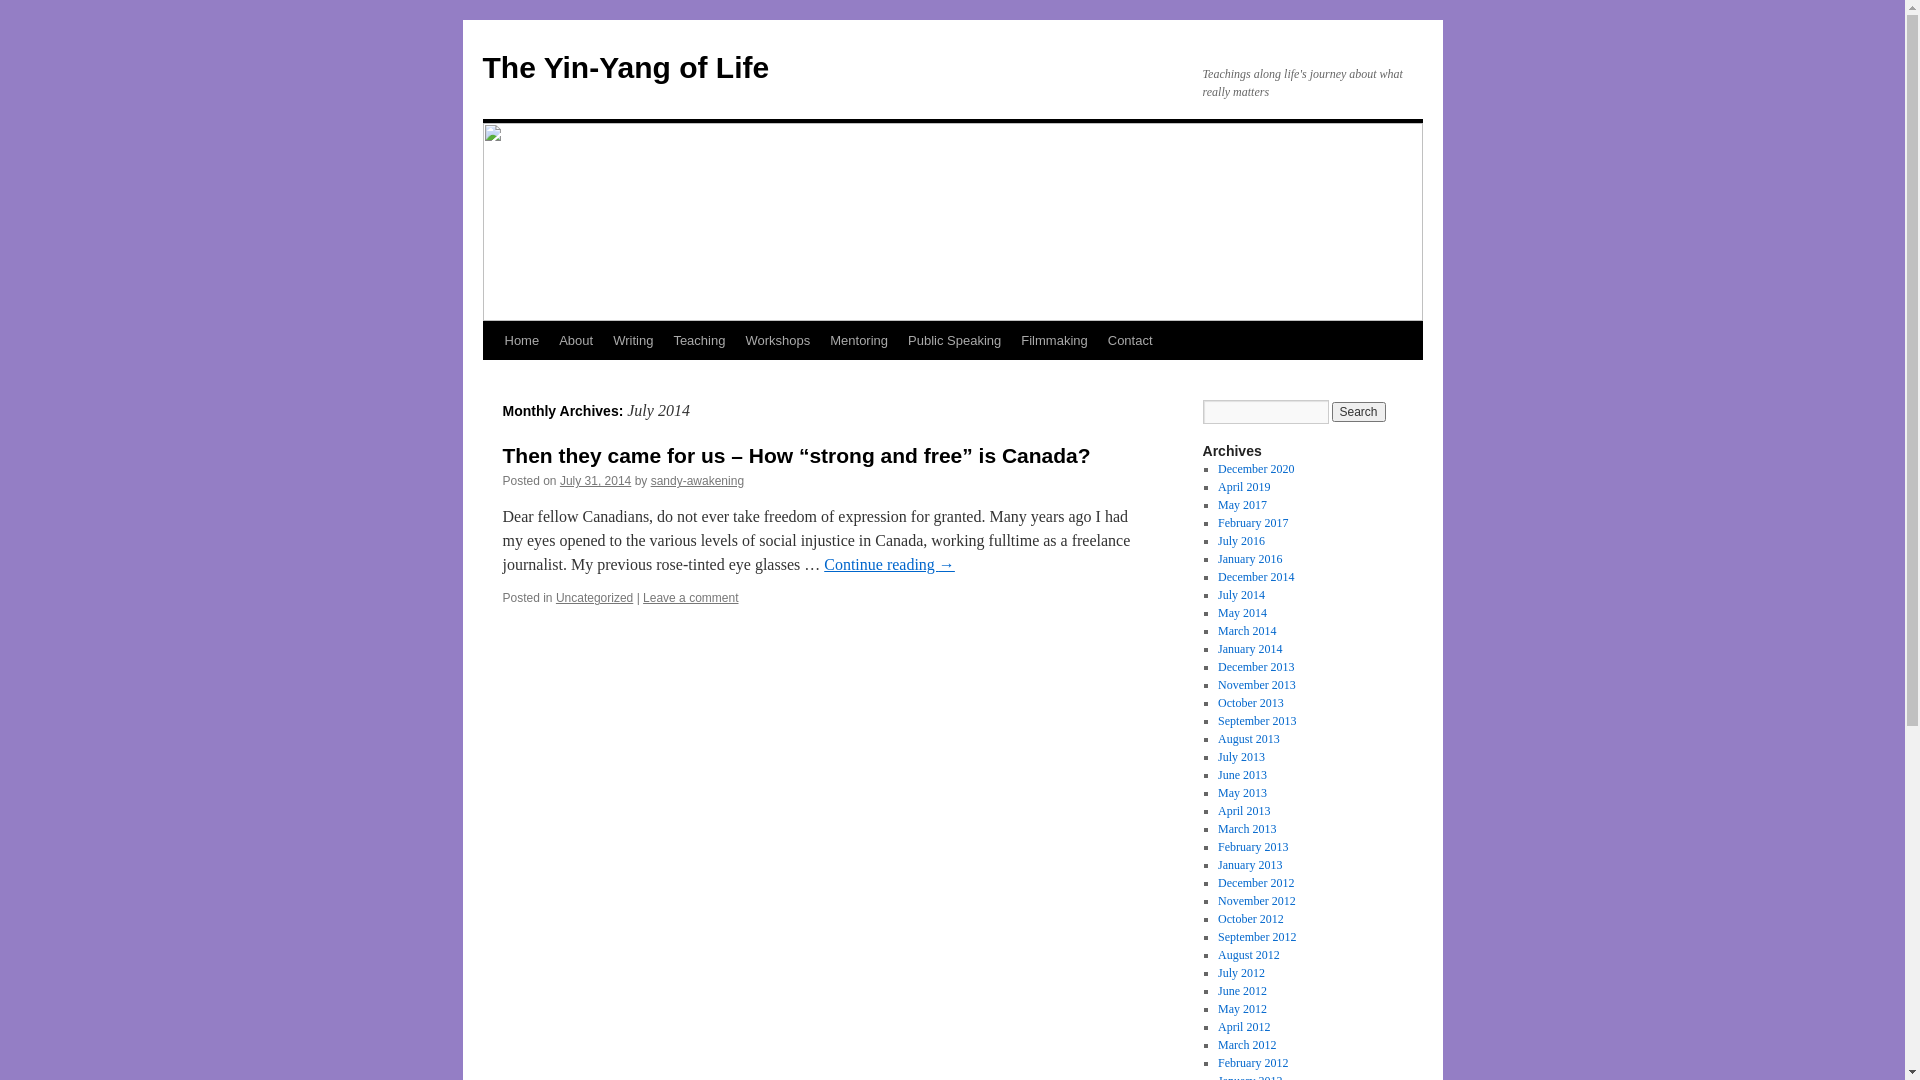 This screenshot has height=1080, width=1920. I want to click on 'February 2017', so click(1251, 522).